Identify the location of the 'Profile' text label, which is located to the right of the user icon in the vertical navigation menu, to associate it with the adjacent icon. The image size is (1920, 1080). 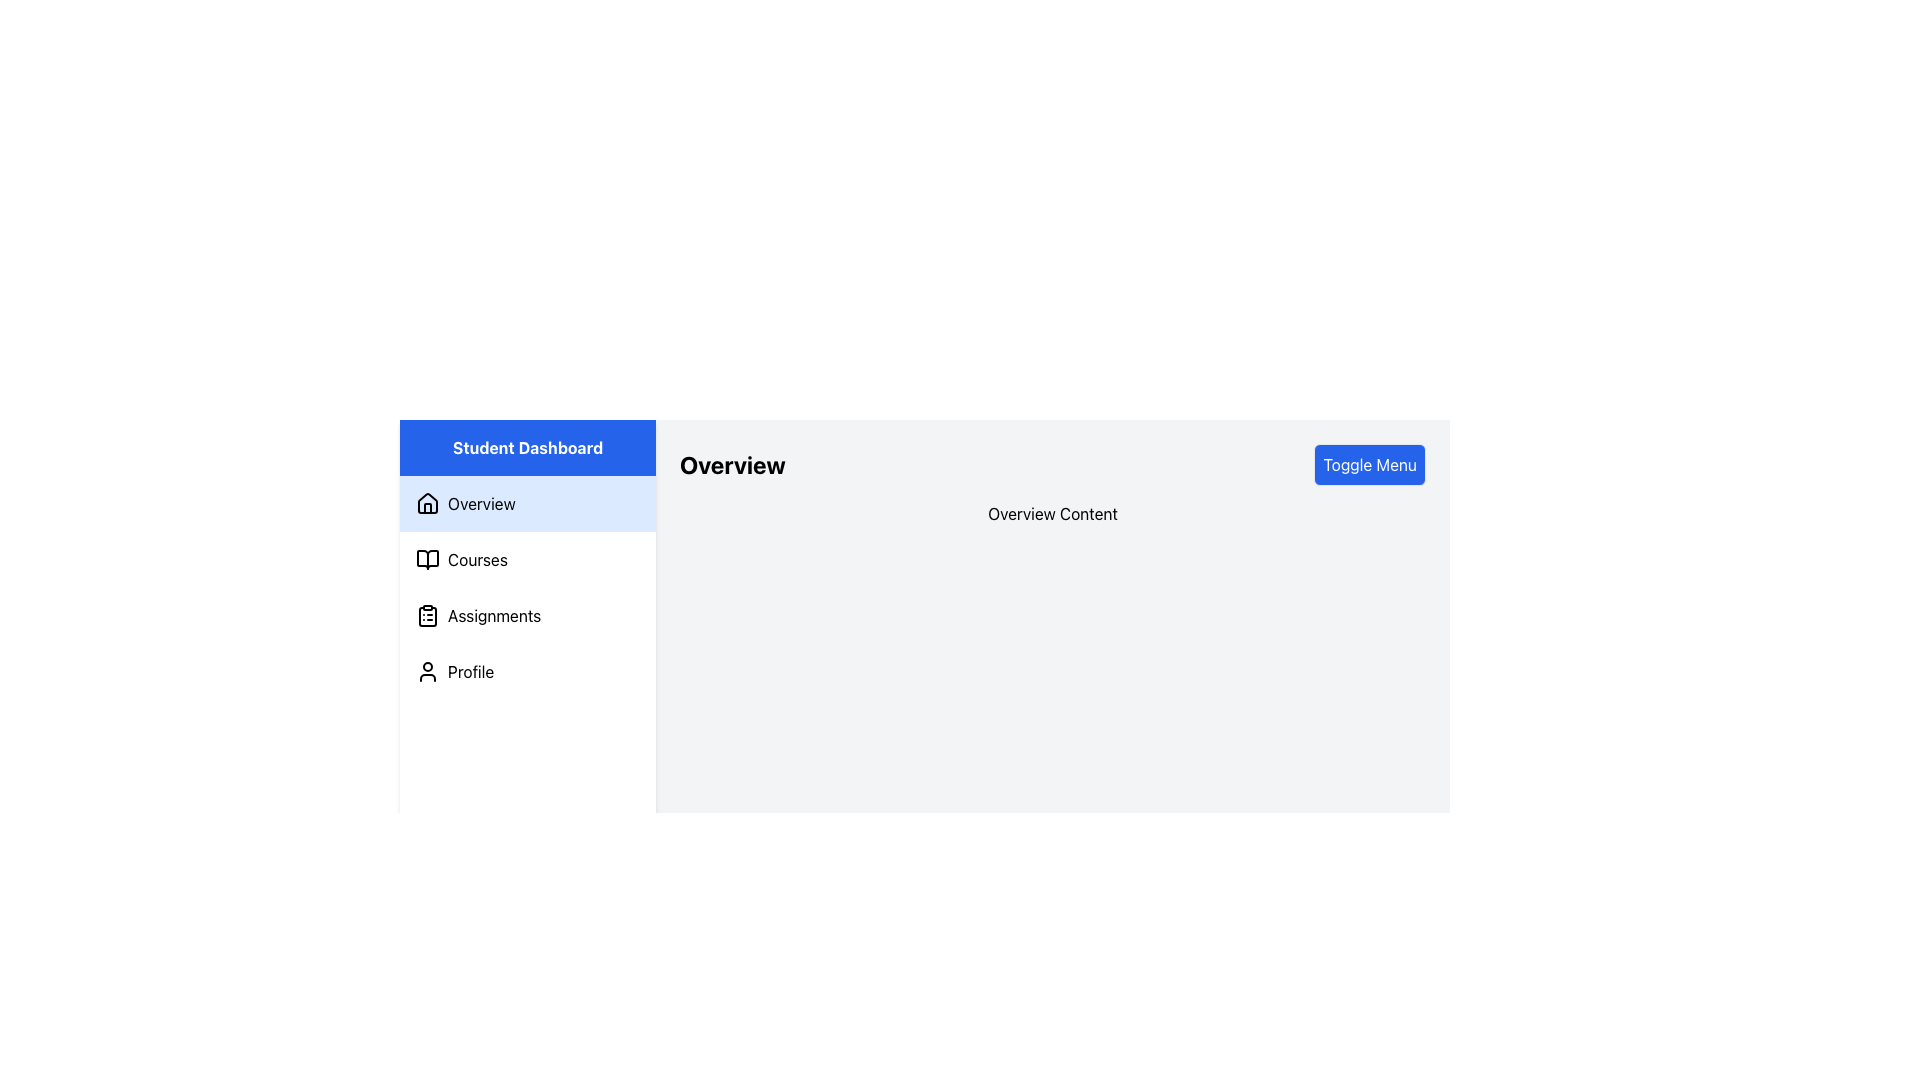
(470, 671).